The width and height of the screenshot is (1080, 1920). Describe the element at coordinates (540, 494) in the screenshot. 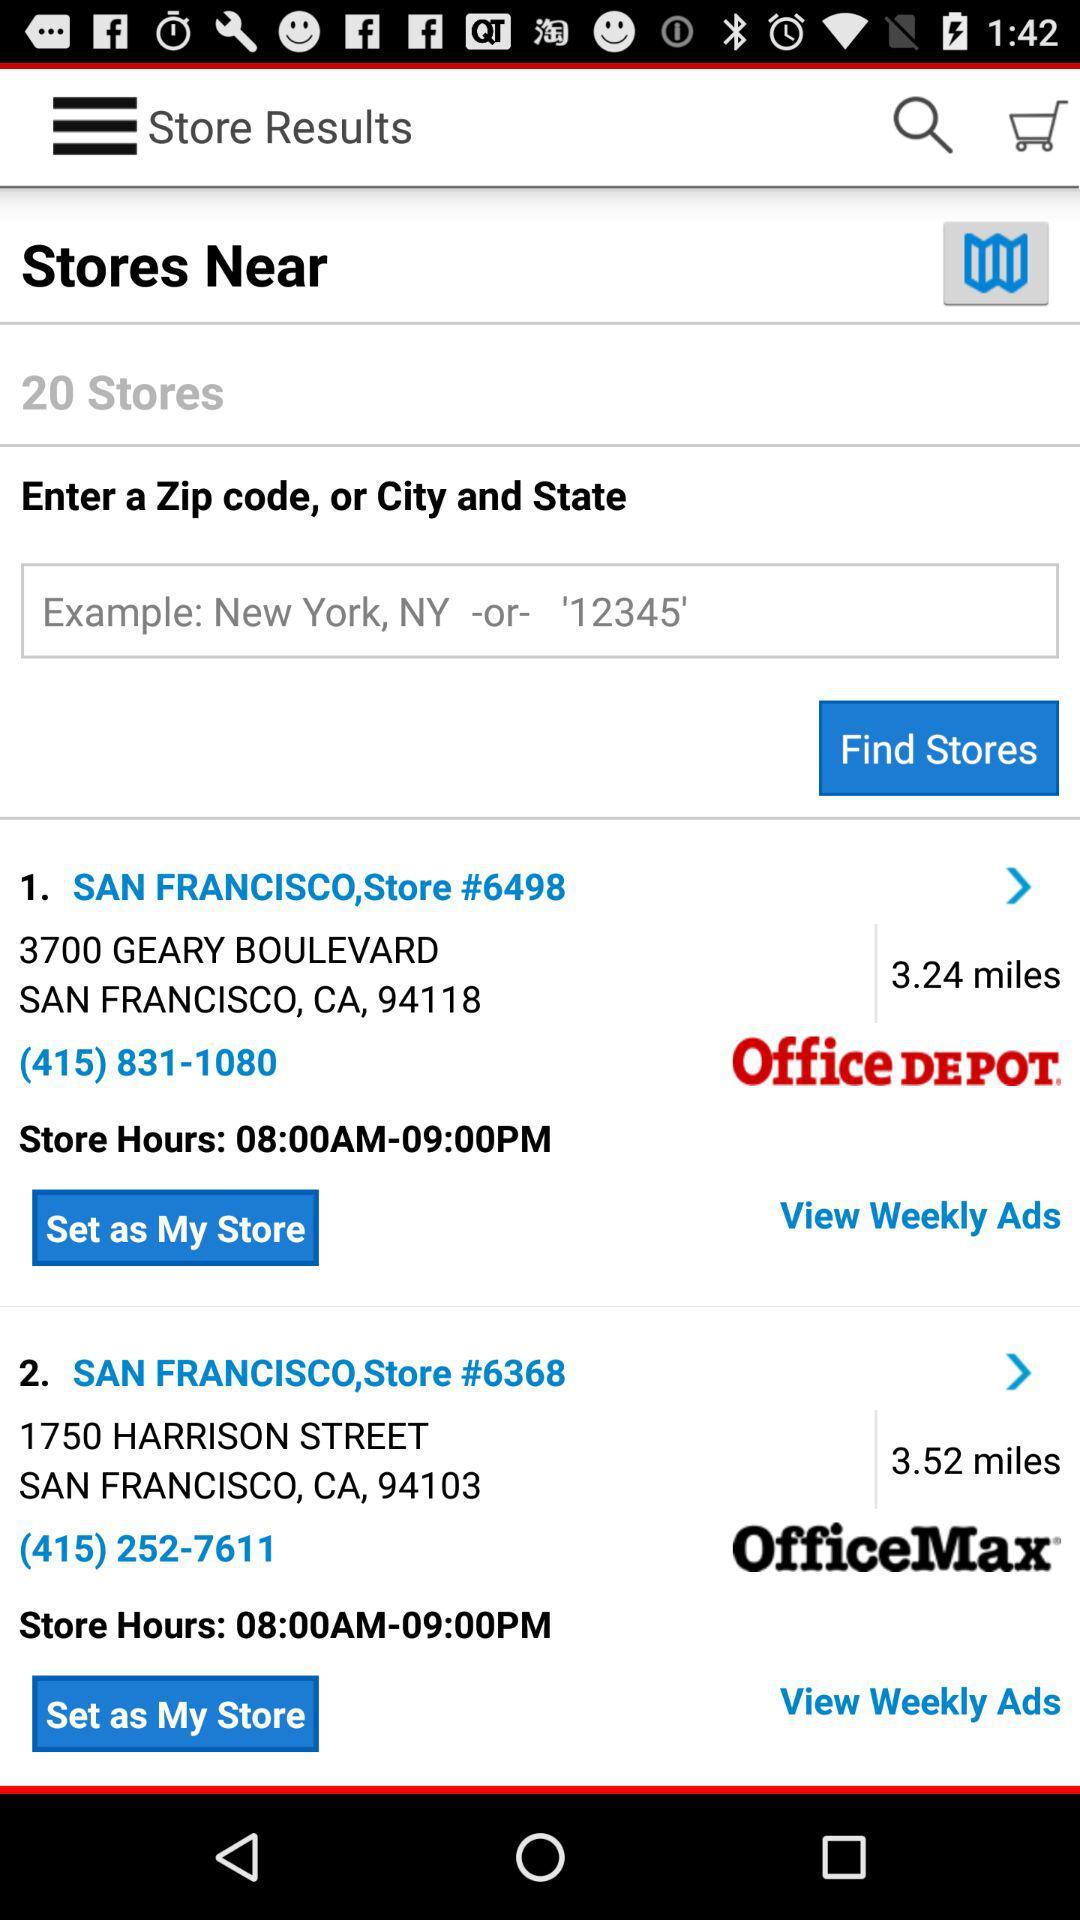

I see `the enter a zip app` at that location.